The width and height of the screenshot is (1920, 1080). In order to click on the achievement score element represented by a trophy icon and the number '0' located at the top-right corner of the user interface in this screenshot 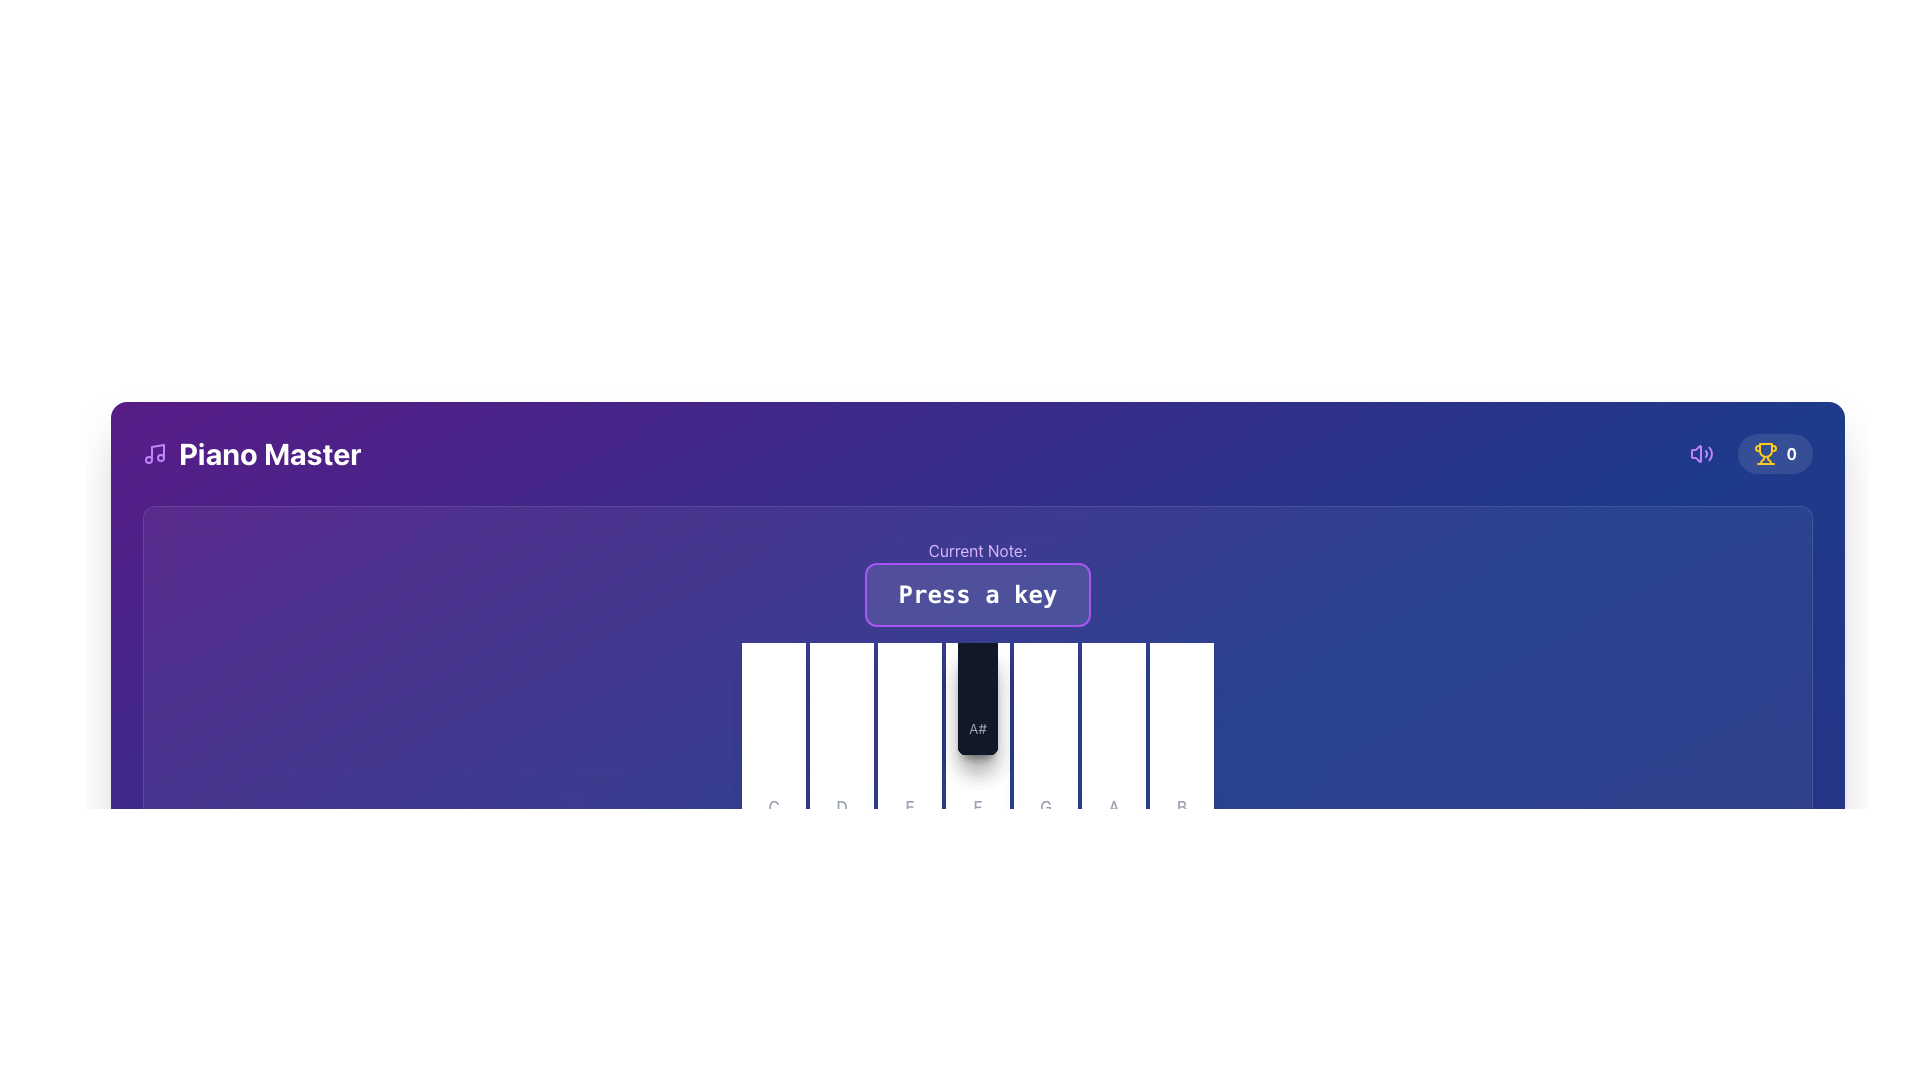, I will do `click(1746, 454)`.